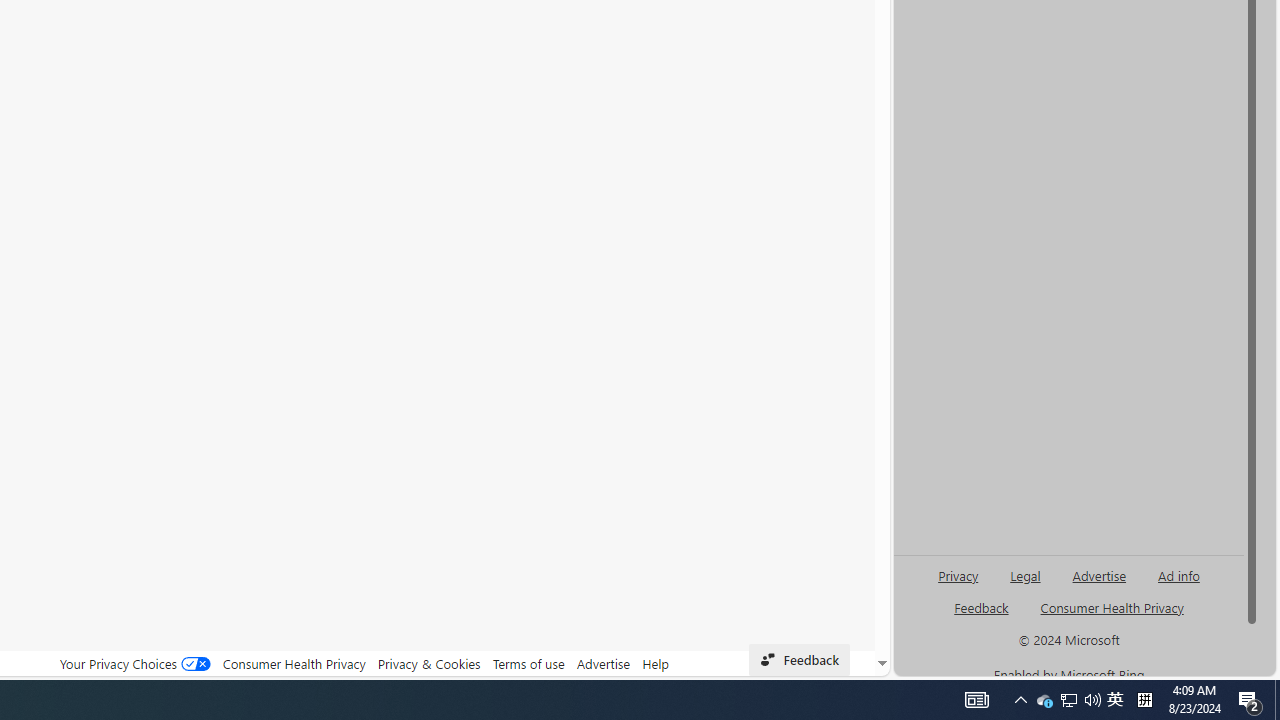  I want to click on 'Help', so click(656, 663).